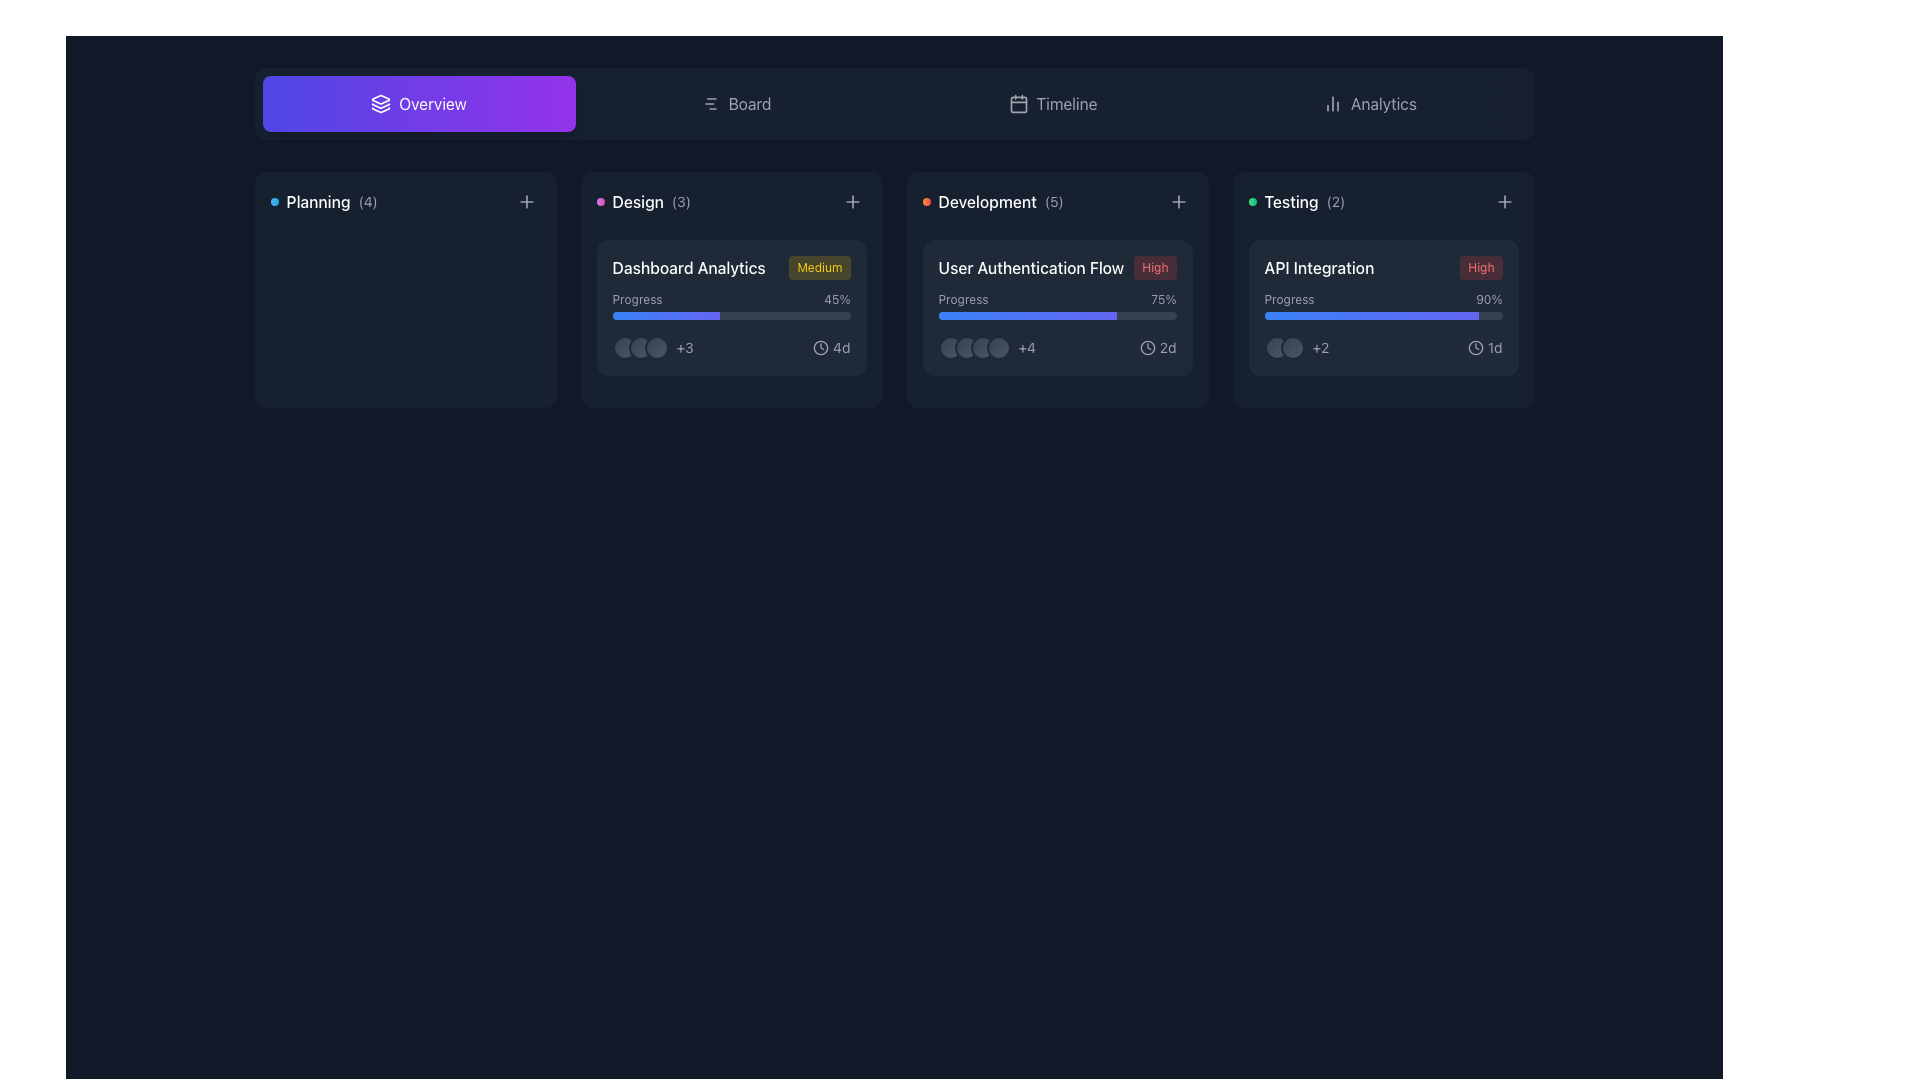 This screenshot has width=1920, height=1080. Describe the element at coordinates (623, 346) in the screenshot. I see `the circular indicator or avatar placeholder located in the top-left corner of a group of three circular components below the 'Dashboard Analytics' card in the 'Design' section` at that location.